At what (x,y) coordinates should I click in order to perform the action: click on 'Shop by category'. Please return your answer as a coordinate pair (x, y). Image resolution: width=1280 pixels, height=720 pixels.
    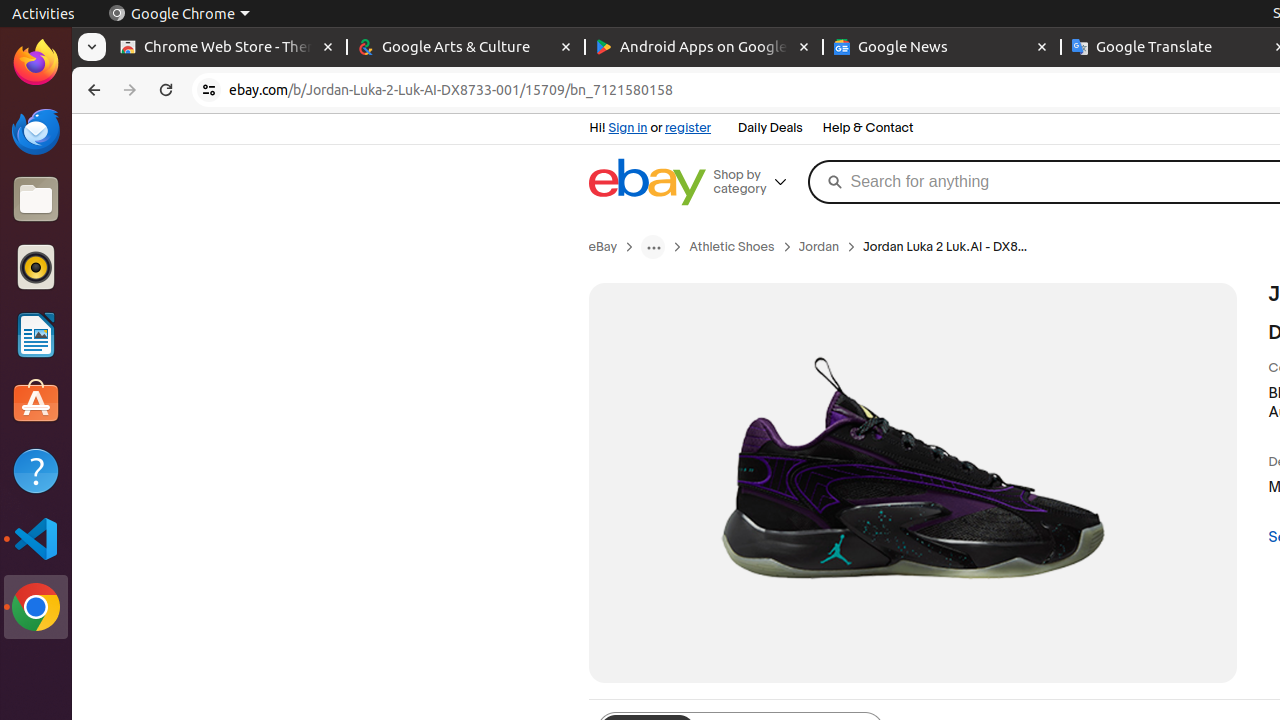
    Looking at the image, I should click on (756, 182).